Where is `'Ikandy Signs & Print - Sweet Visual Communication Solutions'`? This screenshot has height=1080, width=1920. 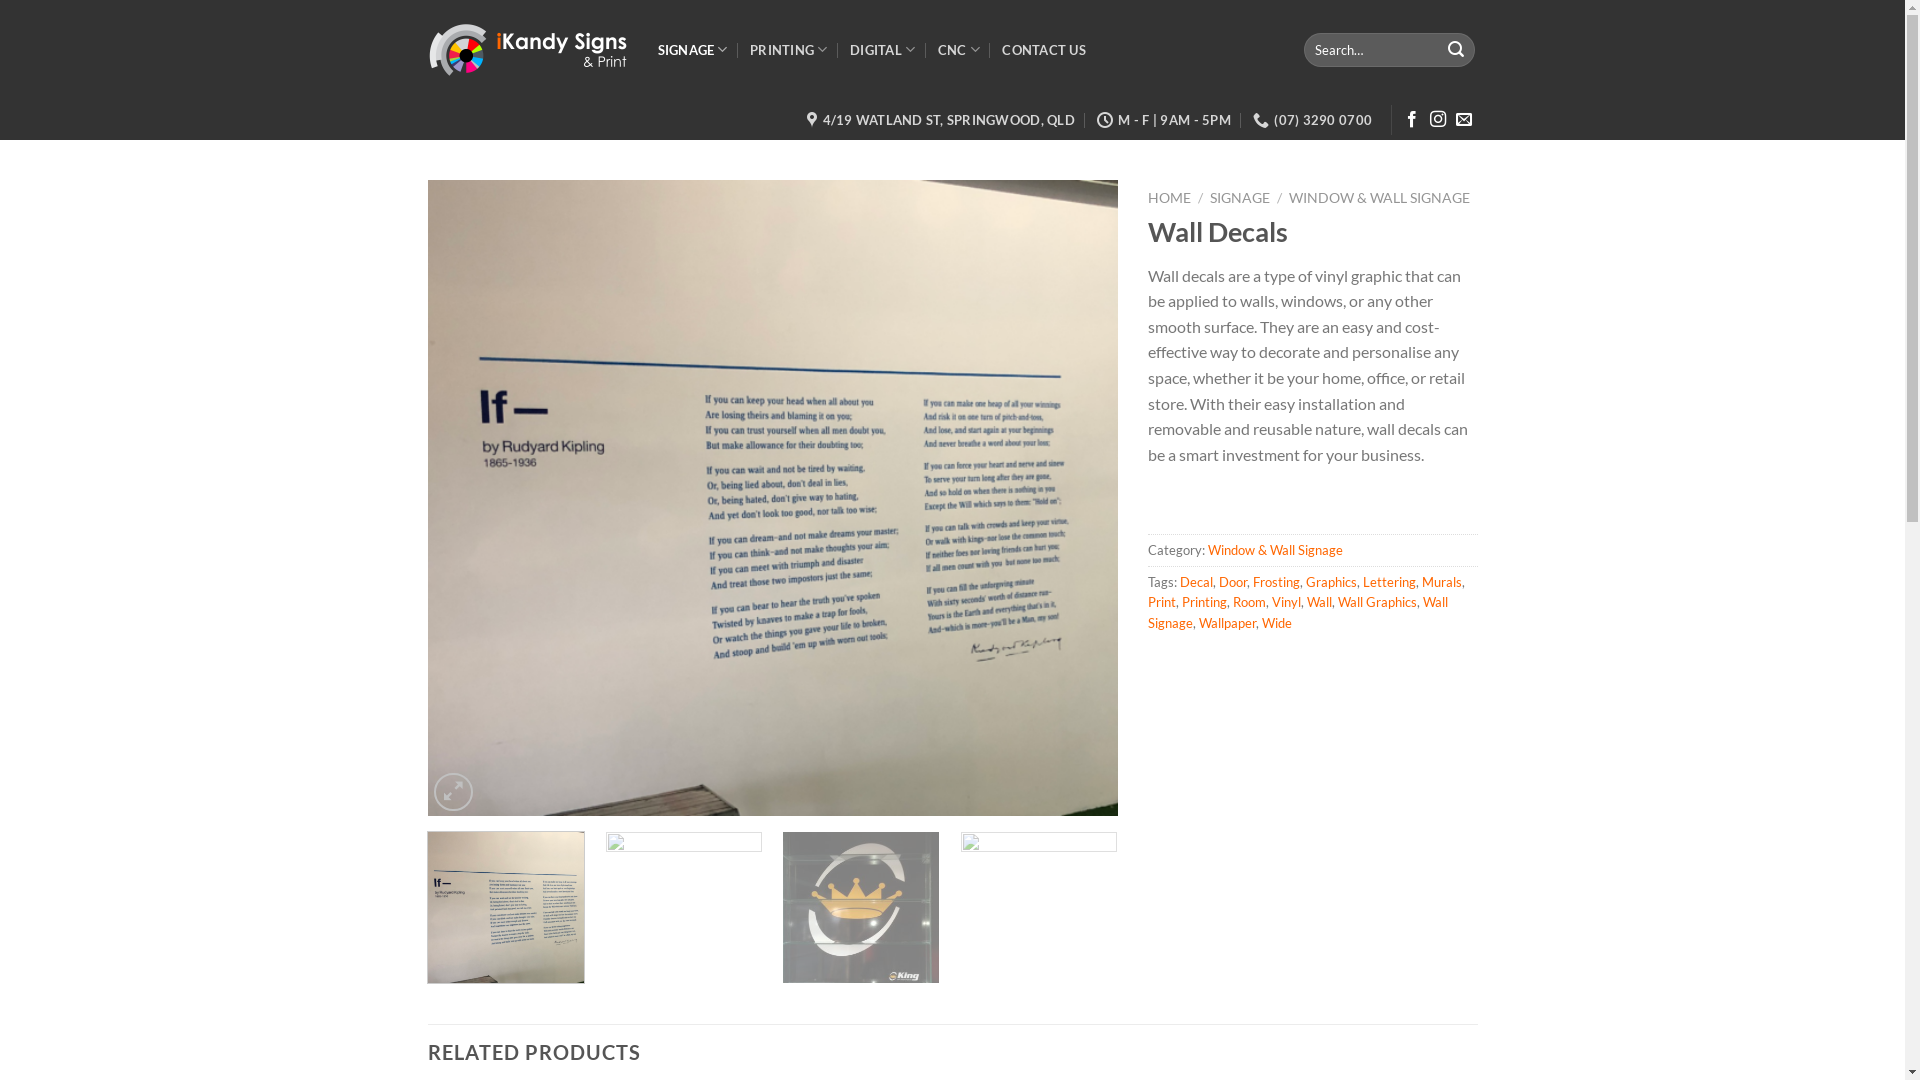 'Ikandy Signs & Print - Sweet Visual Communication Solutions' is located at coordinates (528, 49).